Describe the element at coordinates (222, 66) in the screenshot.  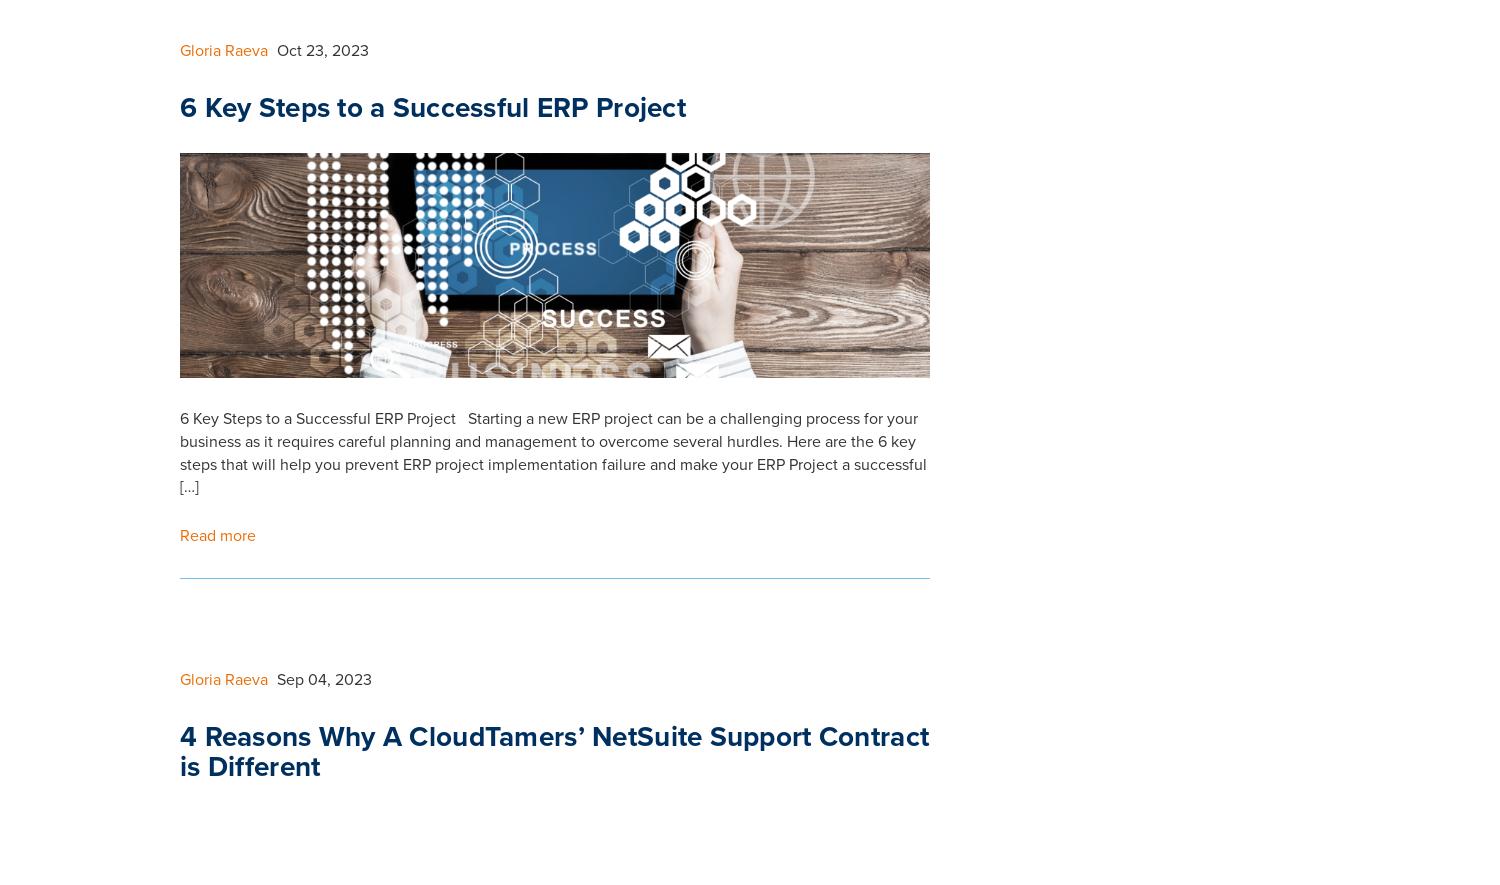
I see `'Gloria Raeva'` at that location.